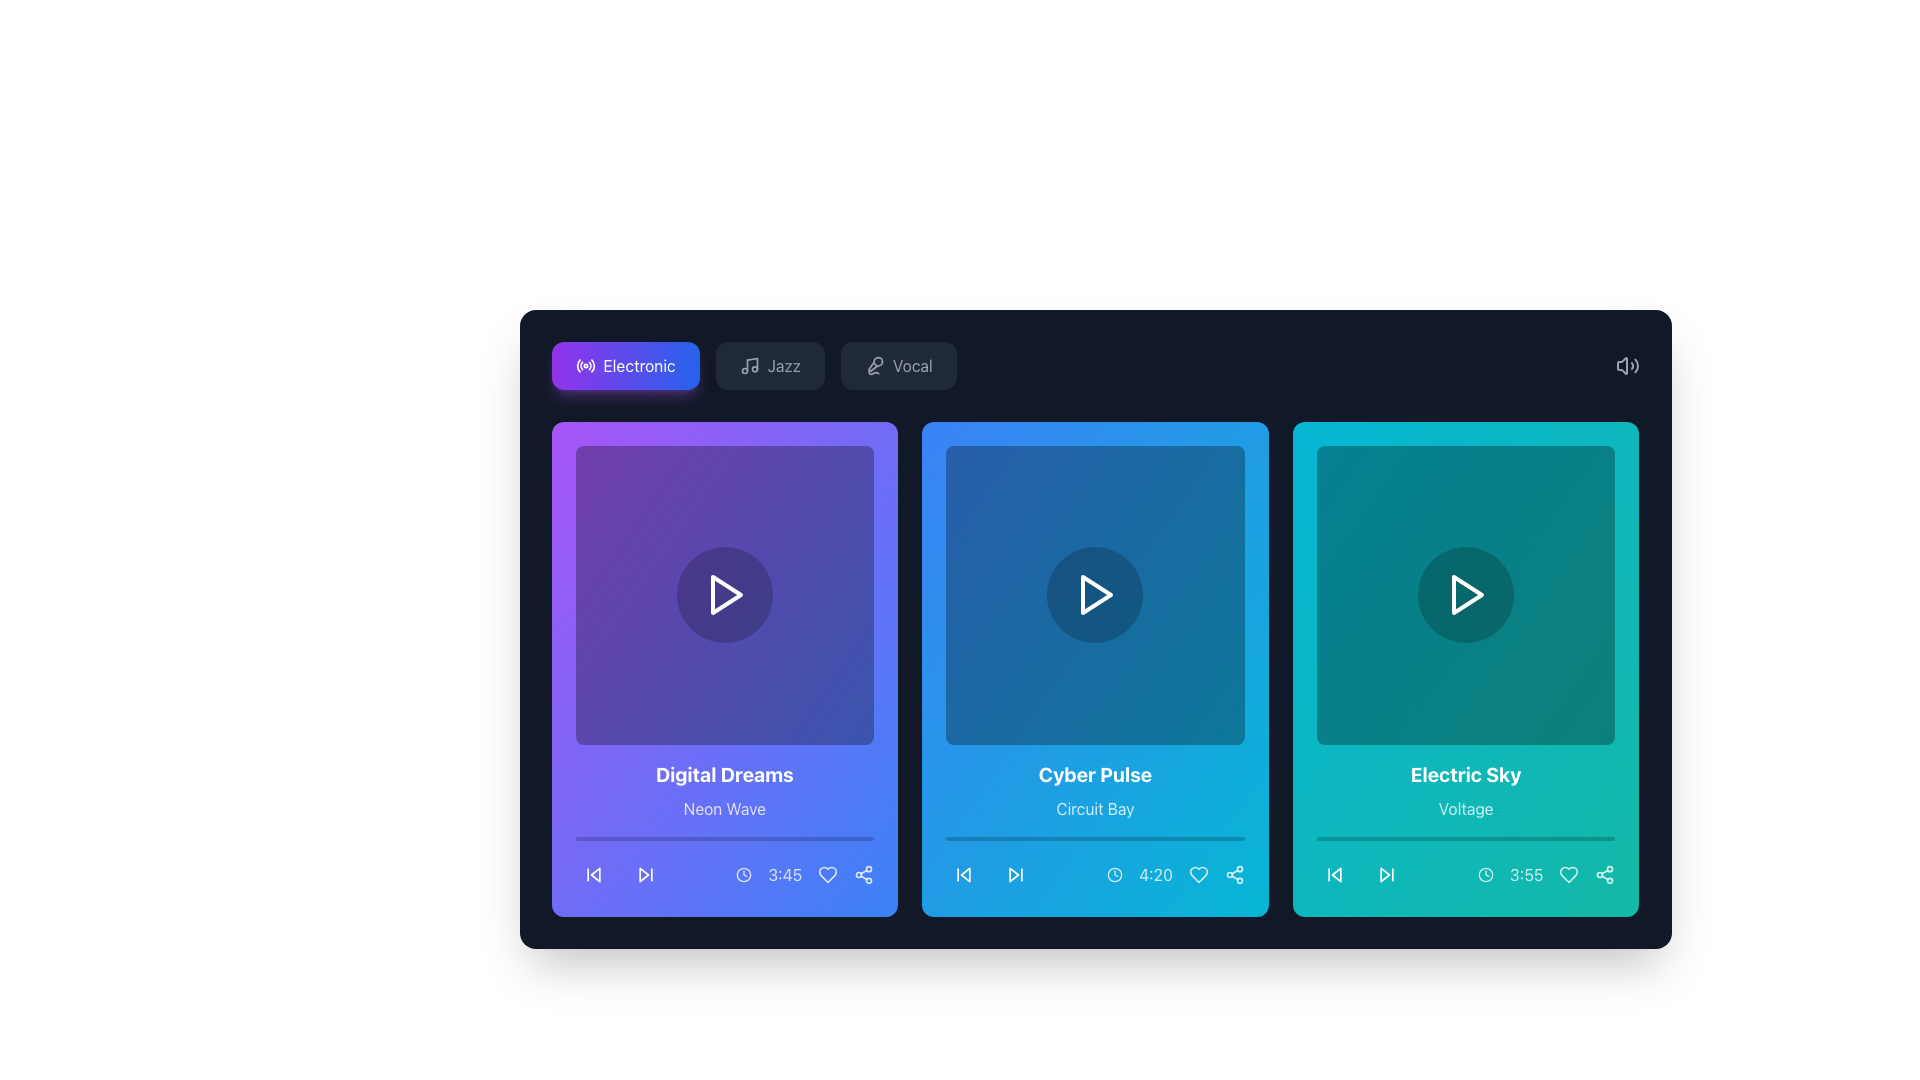  Describe the element at coordinates (805, 873) in the screenshot. I see `the Text label displaying the duration of the audio content in the 'Digital Dreams' section, located between the clock icon and the outlined heart icon` at that location.